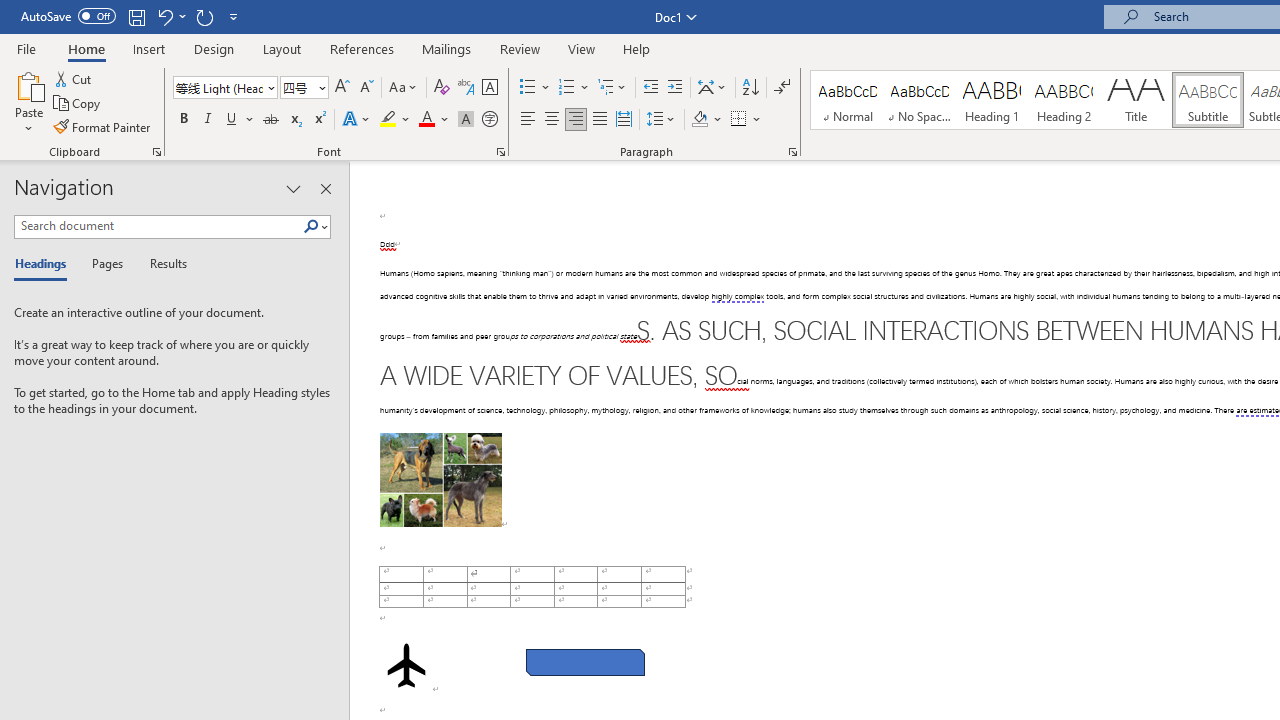 The height and width of the screenshot is (720, 1280). Describe the element at coordinates (135, 16) in the screenshot. I see `'Save'` at that location.